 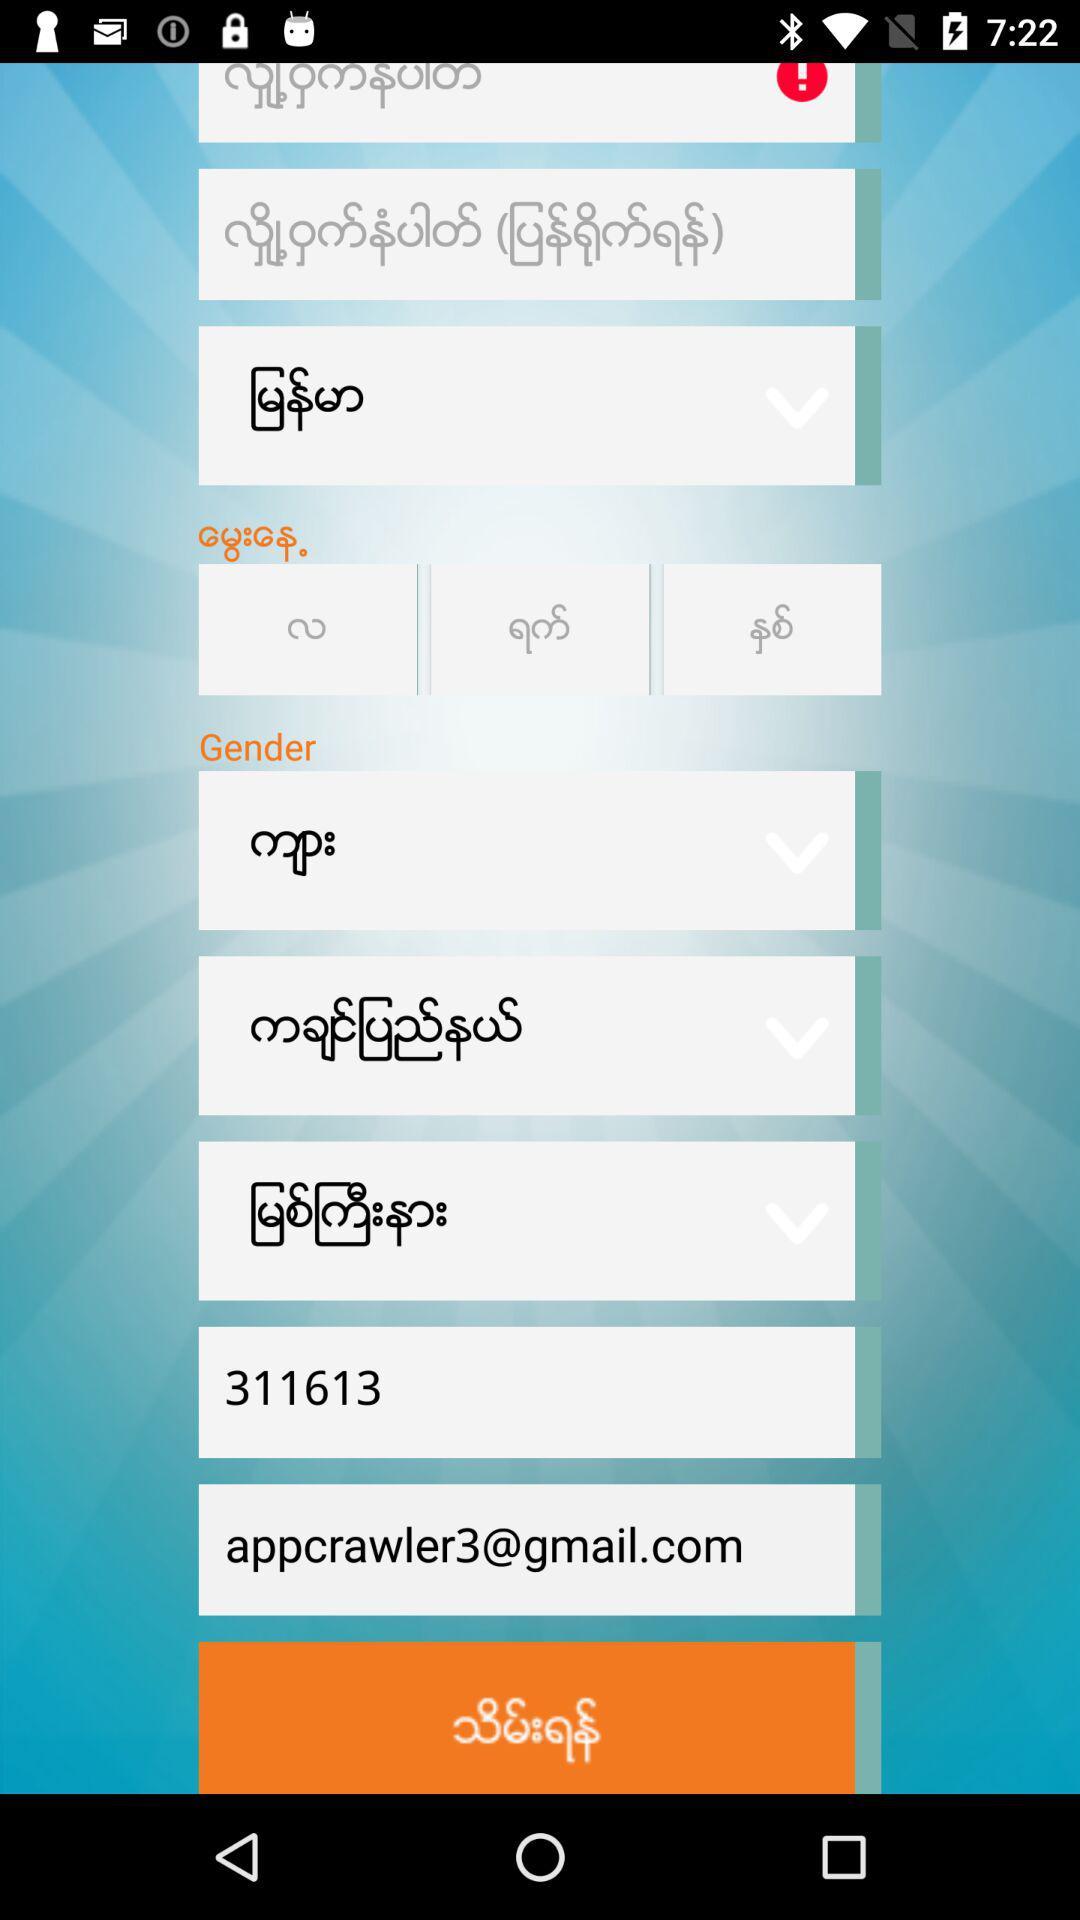 I want to click on enter, so click(x=525, y=1716).